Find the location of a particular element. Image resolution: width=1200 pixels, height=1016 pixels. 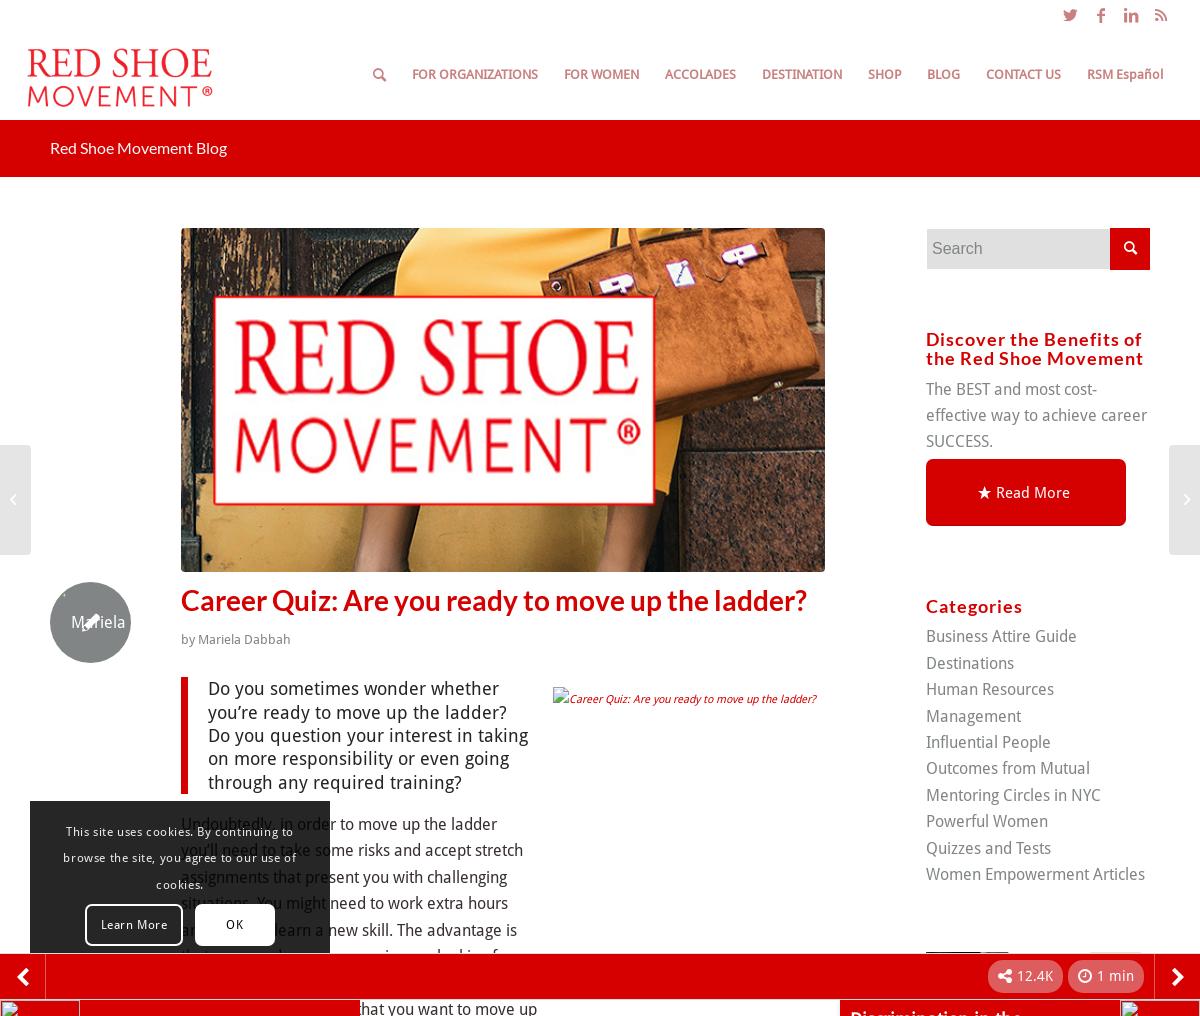

'Do you sometimes wonder whether you’re ready to move up the ladder?  Do you question your interest in taking on more responsibility or even going through any required training?' is located at coordinates (368, 734).